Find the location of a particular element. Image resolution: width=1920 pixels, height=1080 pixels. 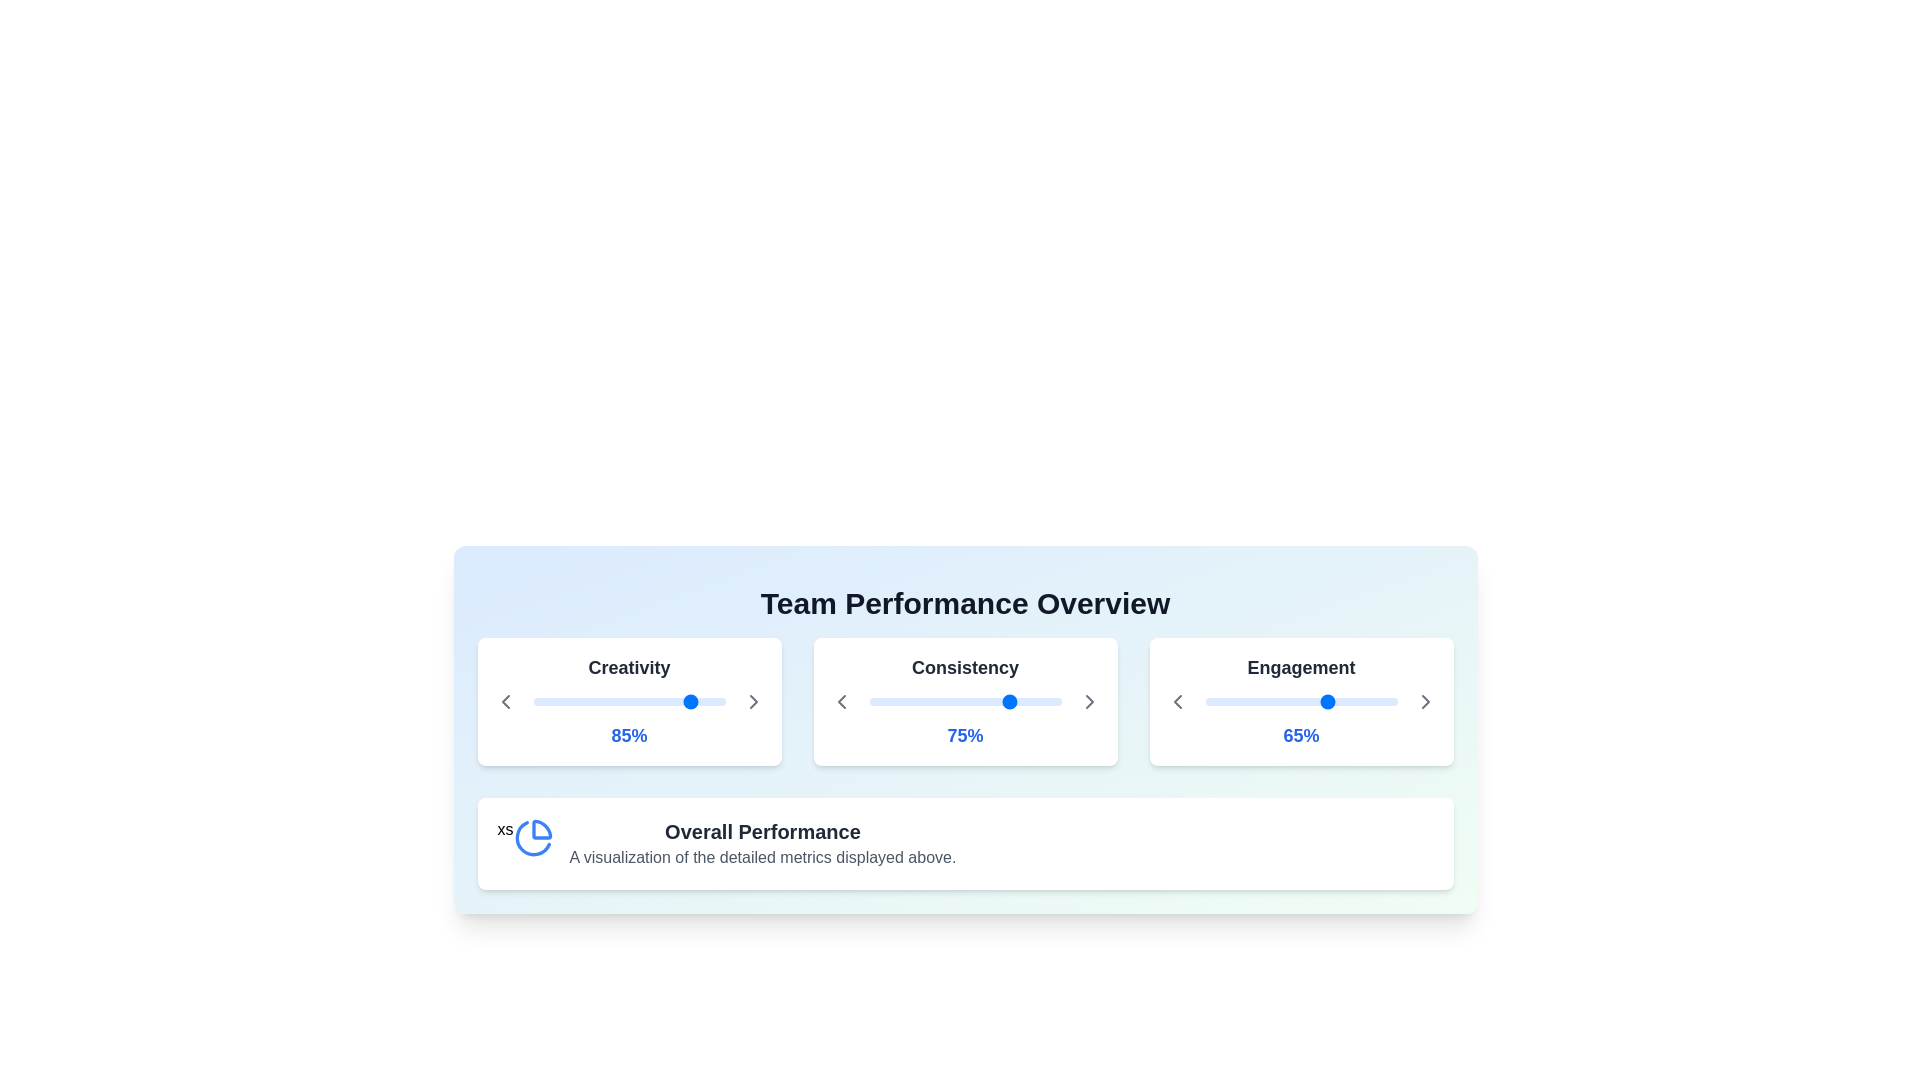

the leftward-facing chevron icon within the 'Creativity' card is located at coordinates (505, 701).